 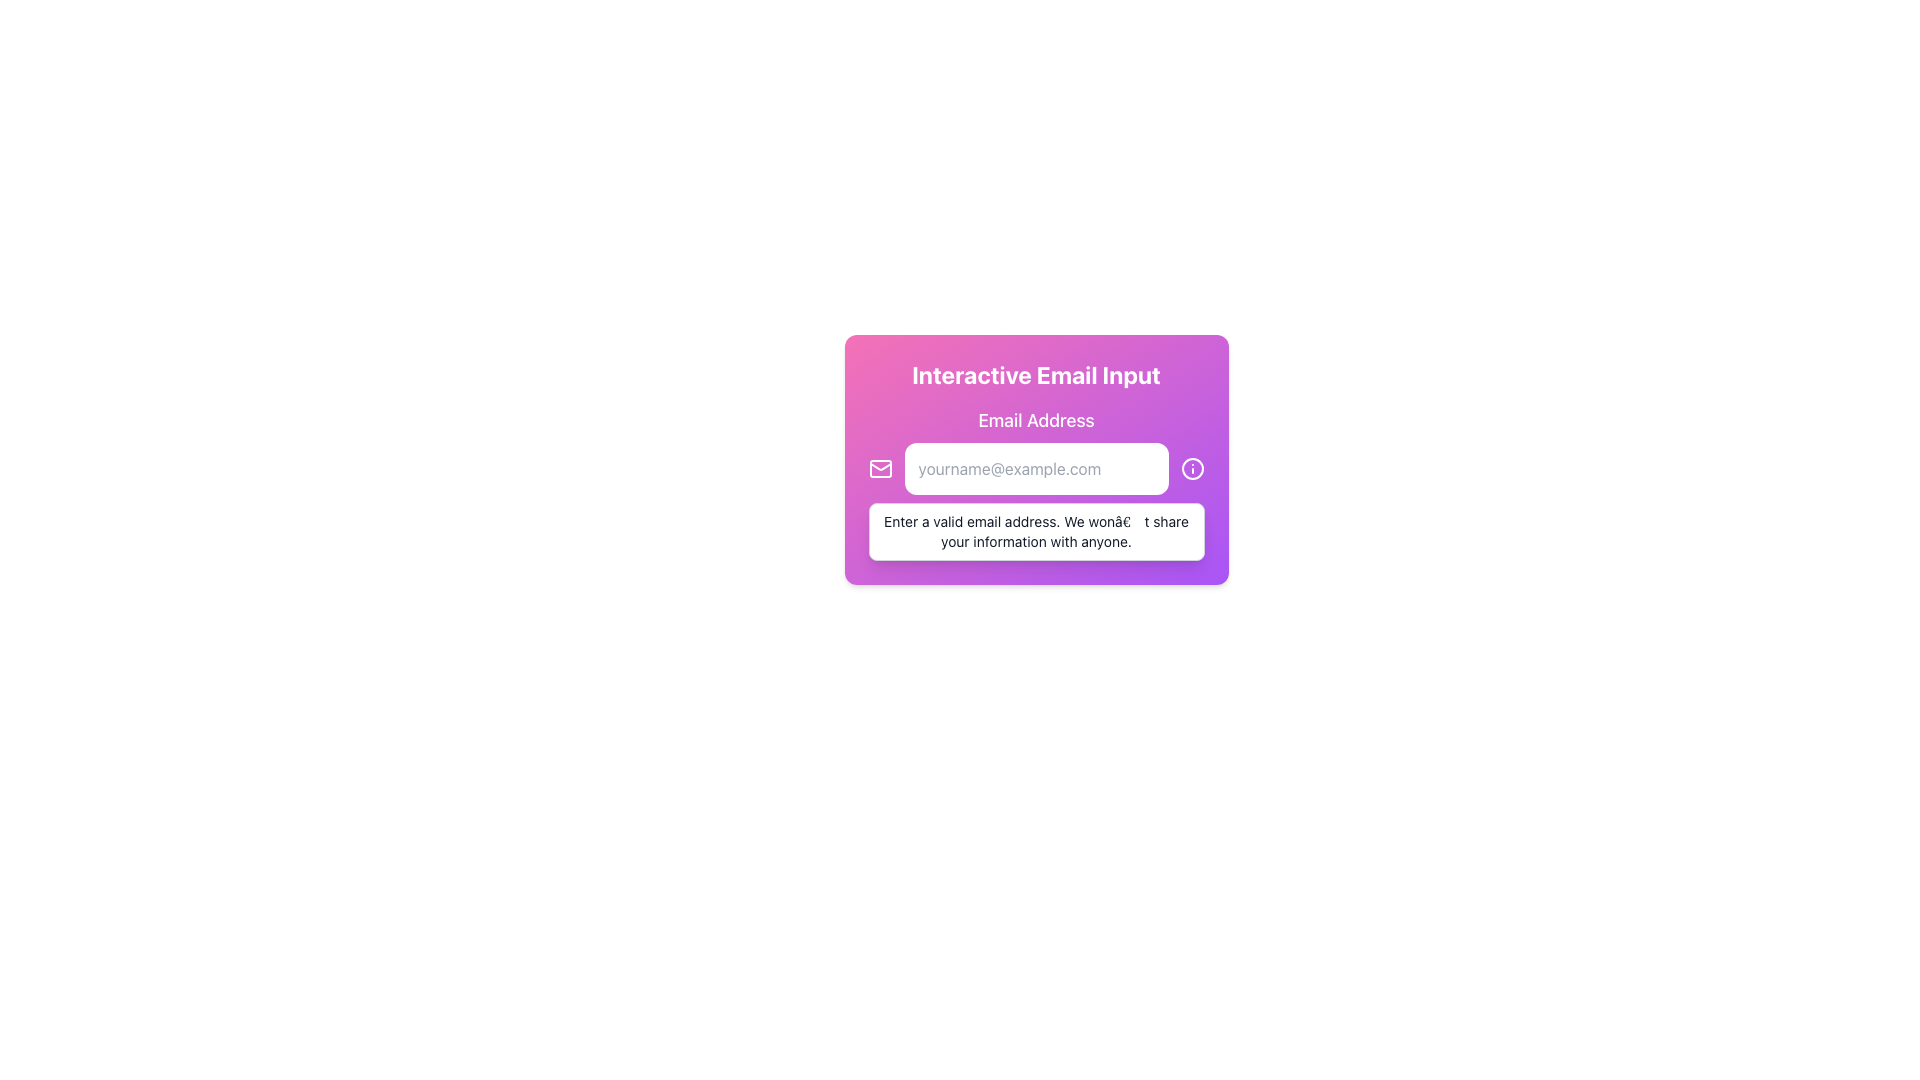 I want to click on the Static Text Label displaying 'Email Address' which is styled in a large white font and positioned above the interactive email input field, so click(x=1036, y=419).